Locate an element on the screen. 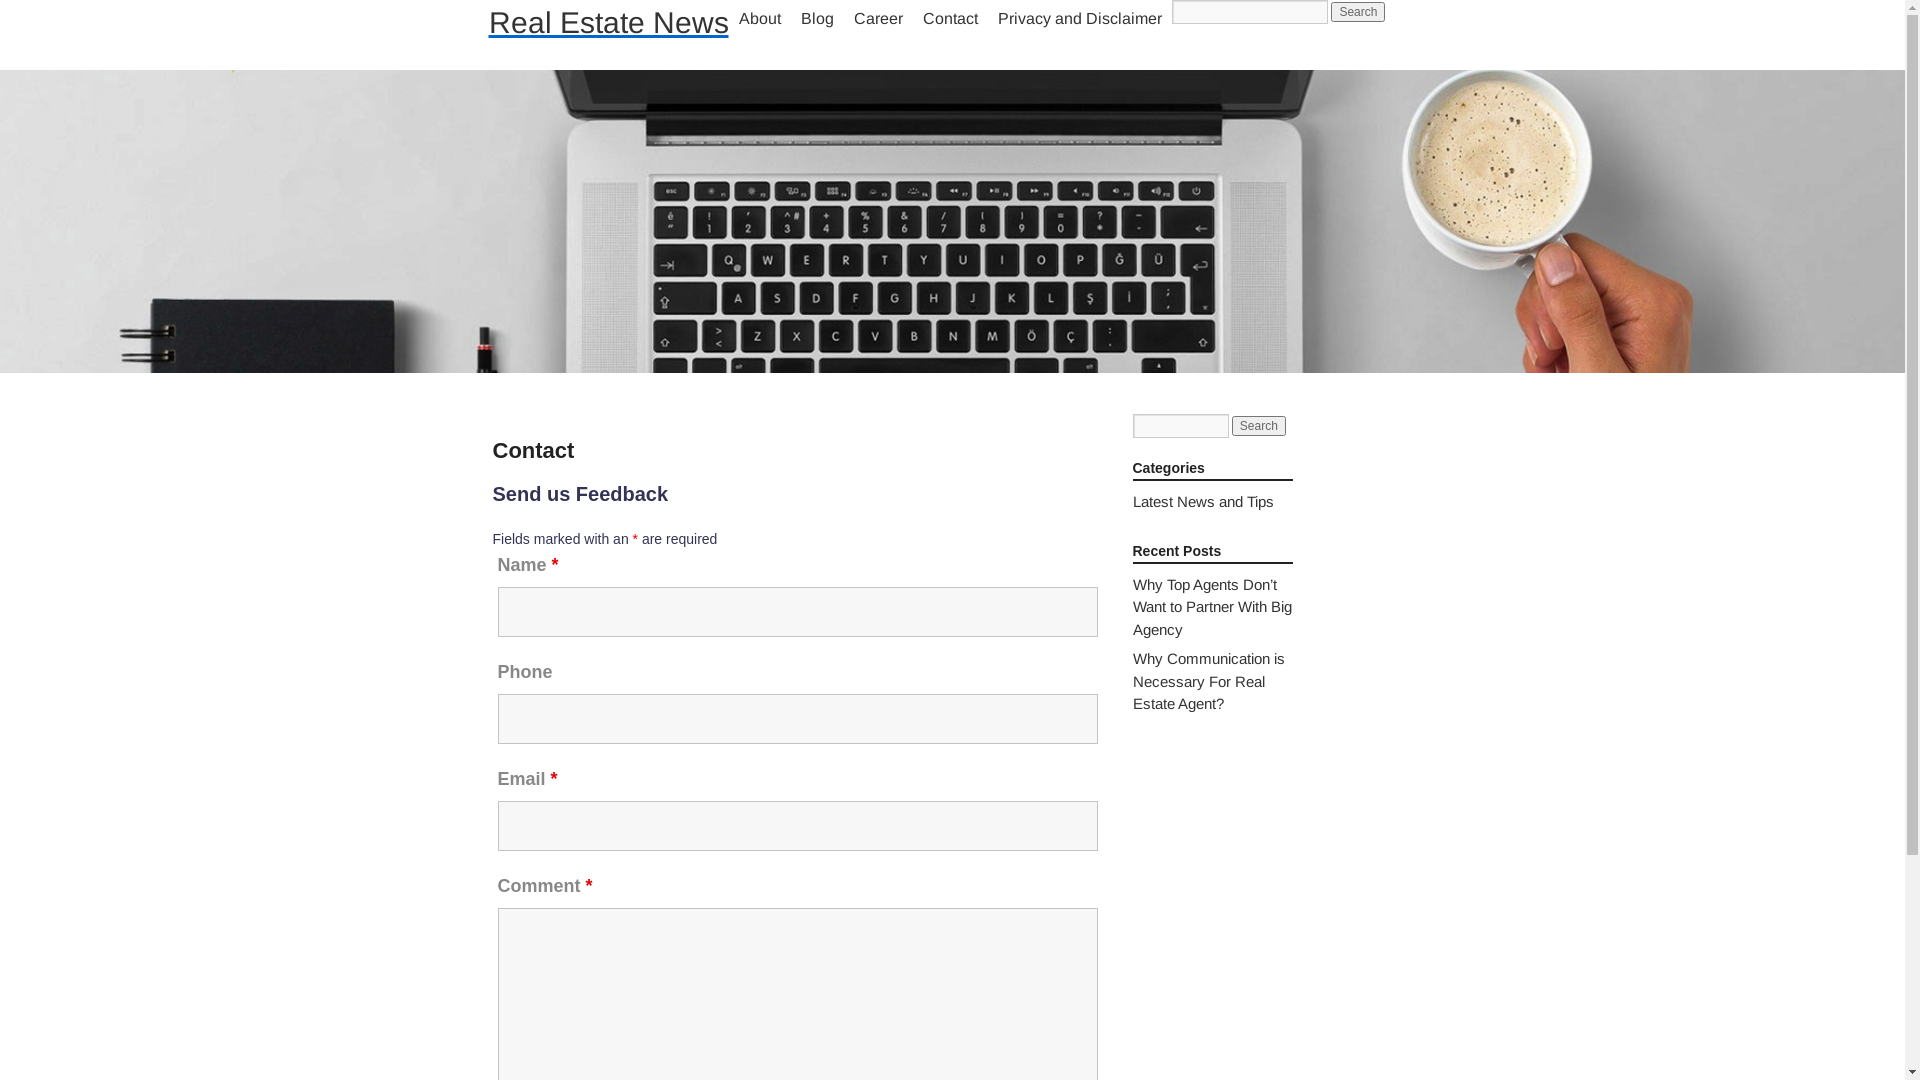 The width and height of the screenshot is (1920, 1080). 'Career' is located at coordinates (878, 19).